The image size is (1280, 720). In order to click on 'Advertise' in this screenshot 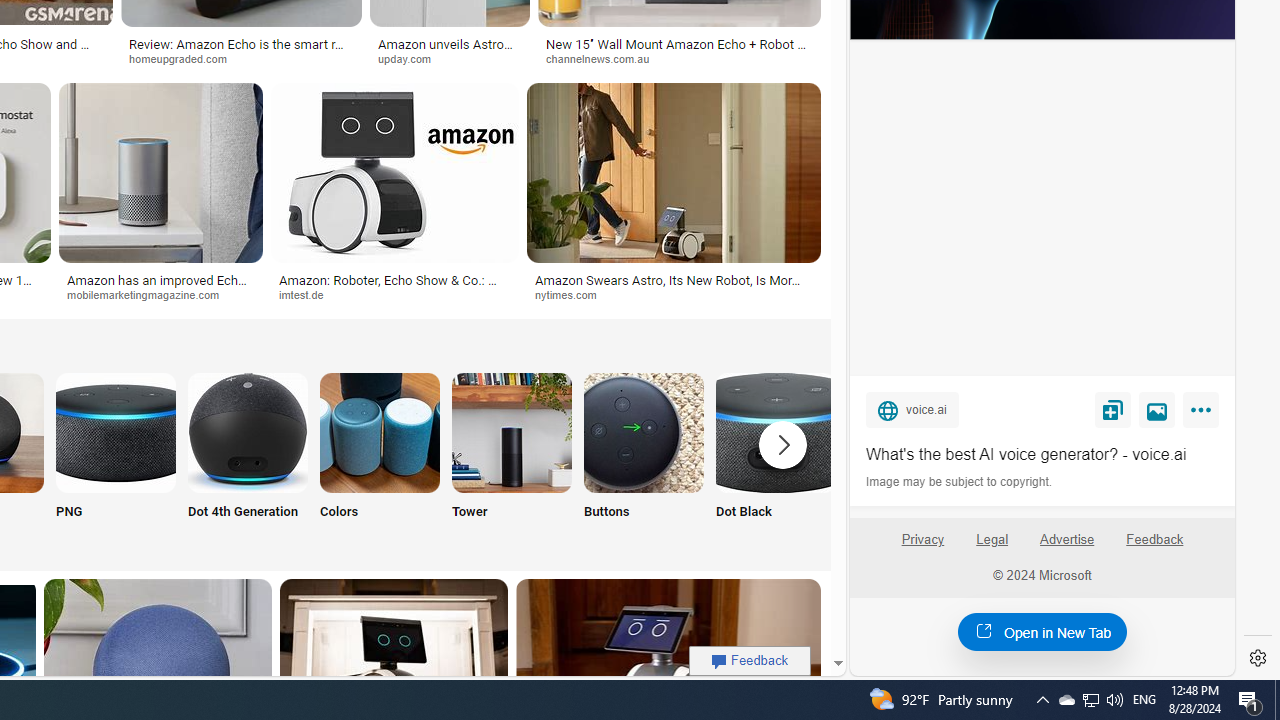, I will do `click(1065, 538)`.